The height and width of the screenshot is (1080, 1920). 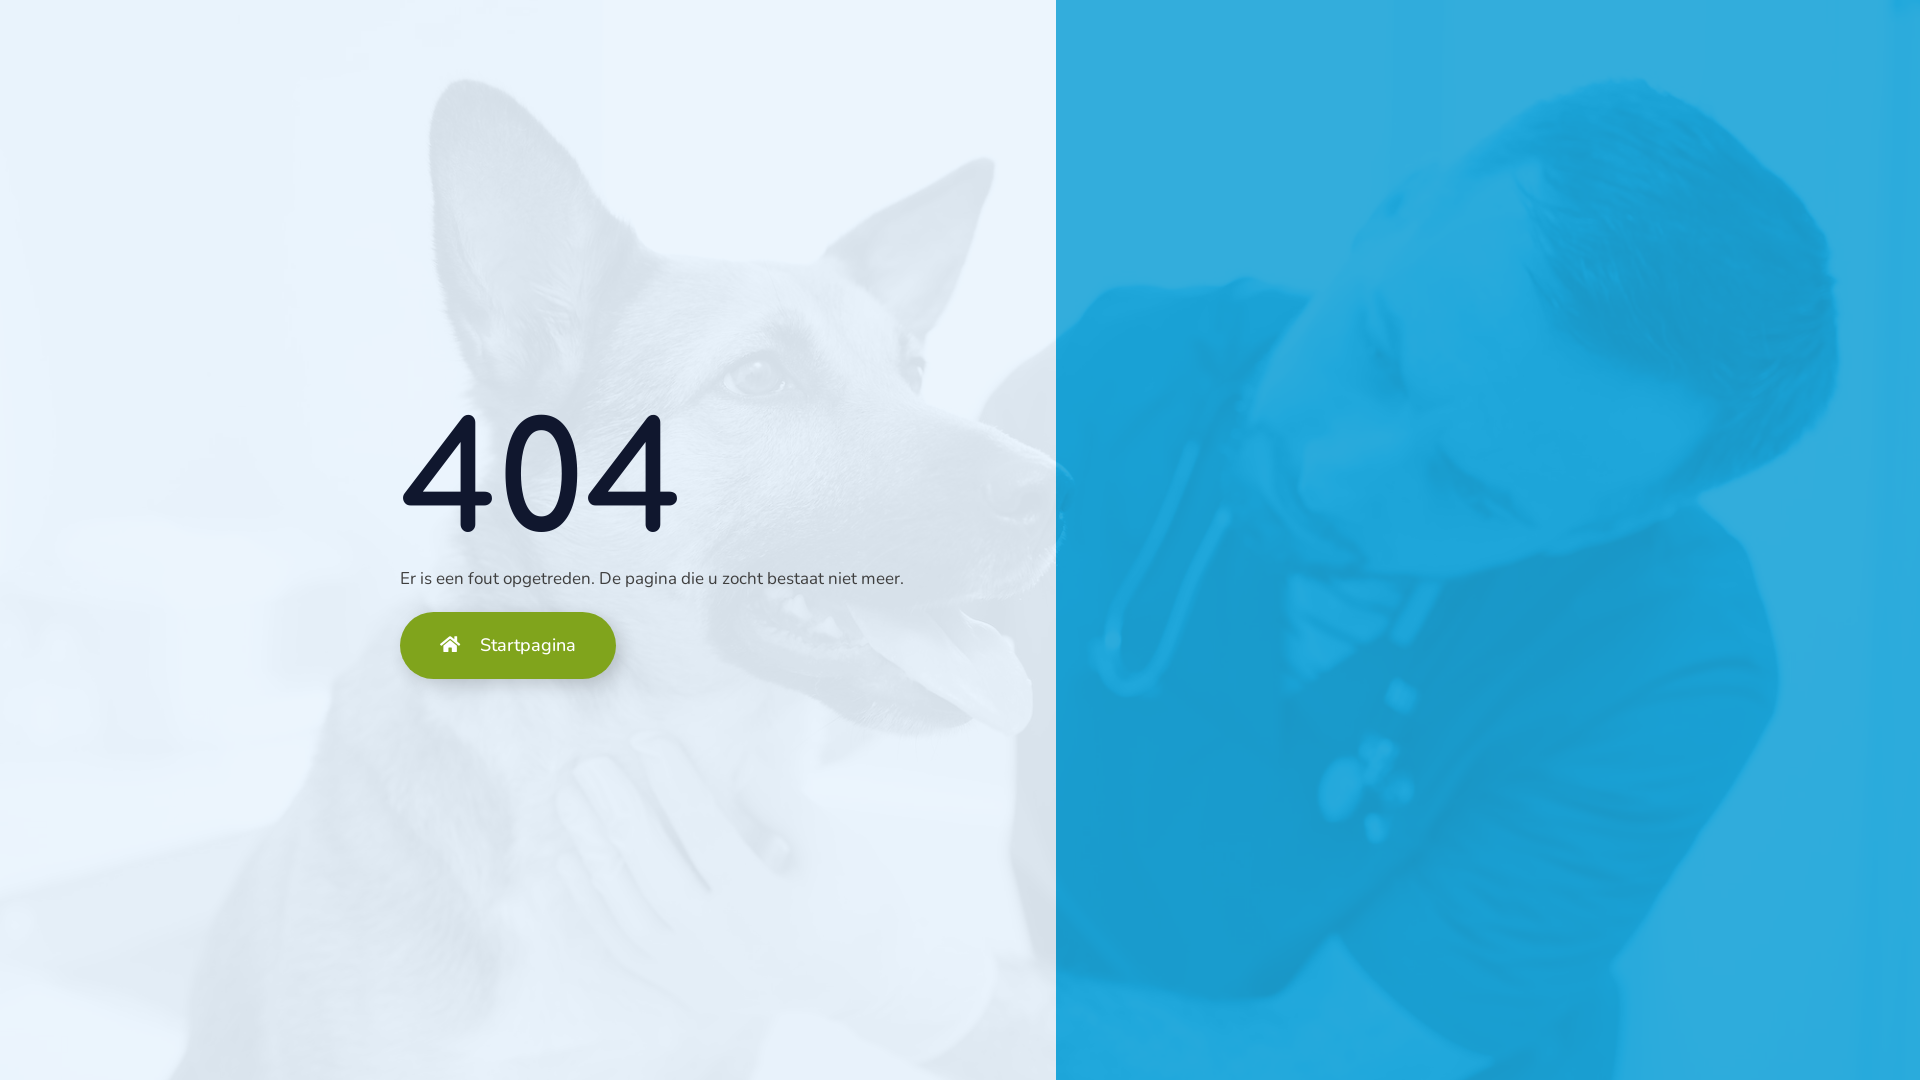 I want to click on 'Startpagina', so click(x=508, y=645).